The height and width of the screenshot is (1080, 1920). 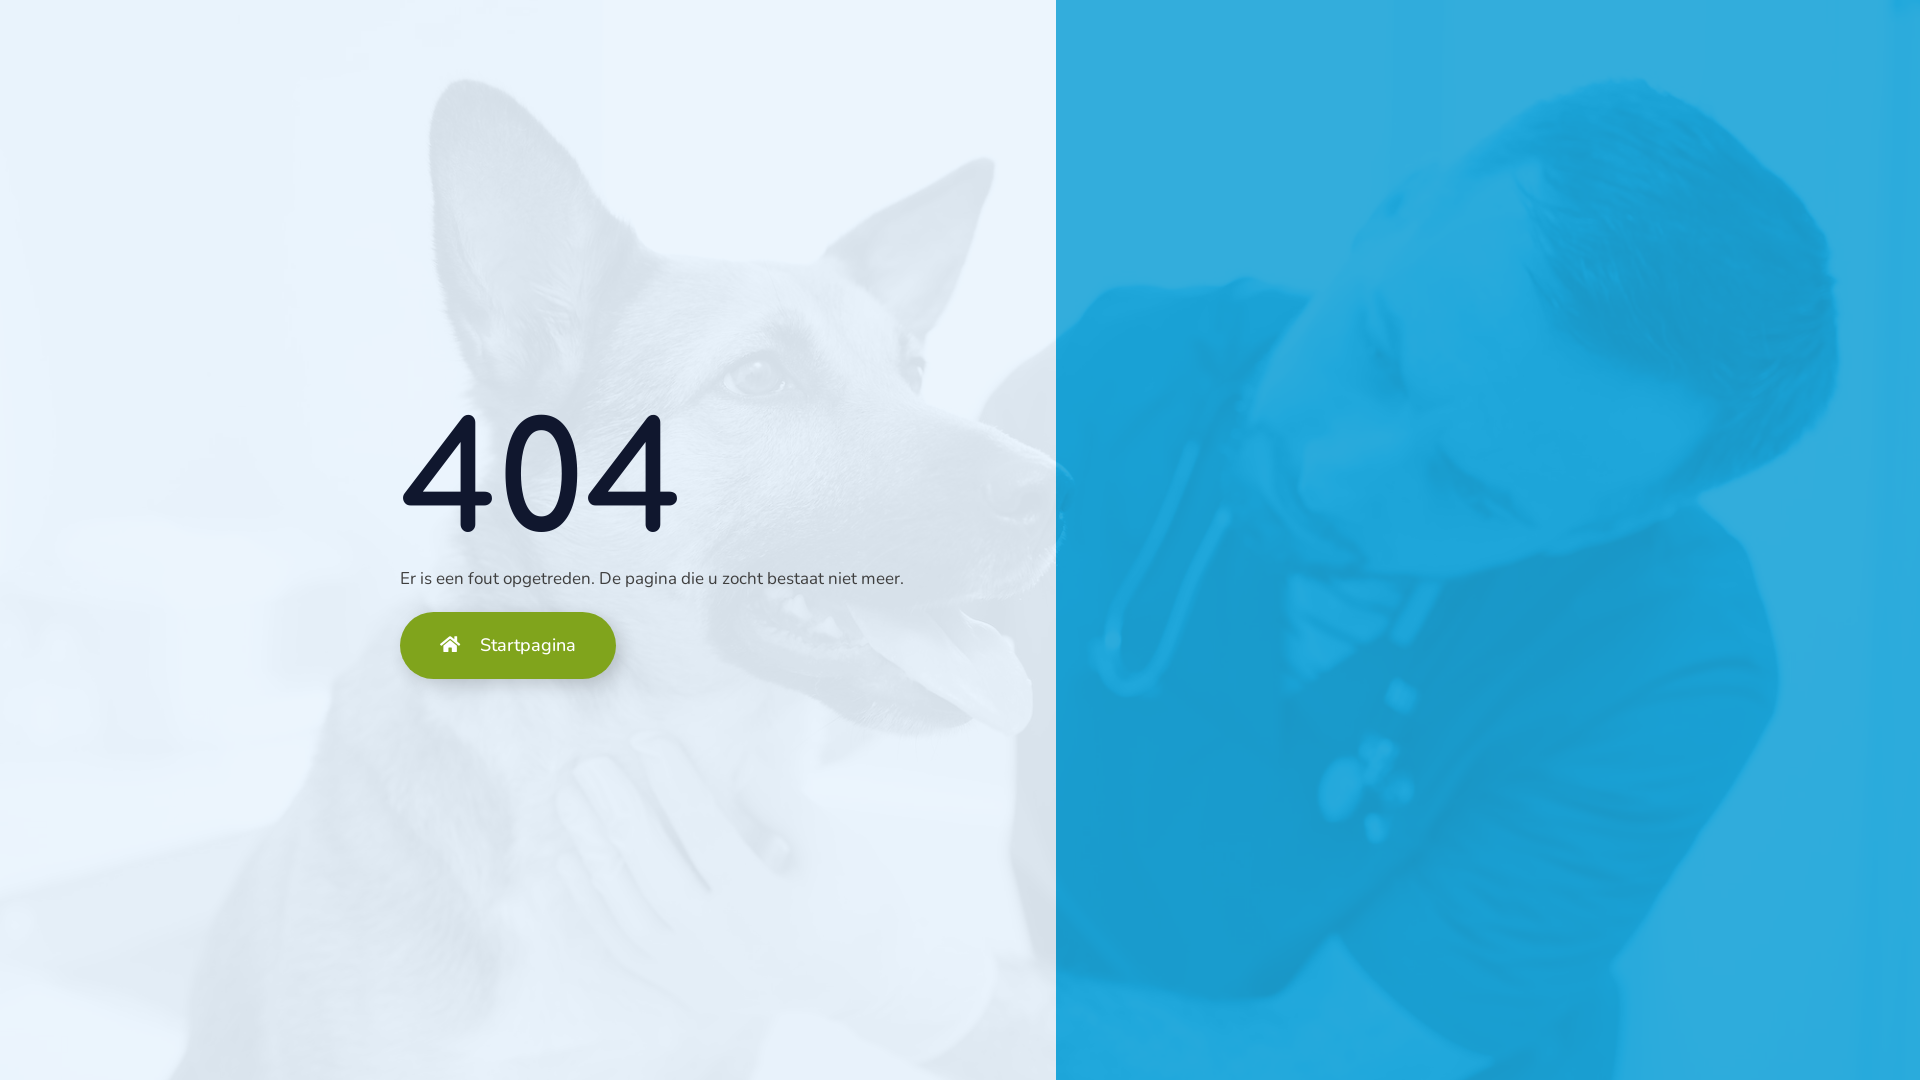 I want to click on 'Startpagina', so click(x=508, y=645).